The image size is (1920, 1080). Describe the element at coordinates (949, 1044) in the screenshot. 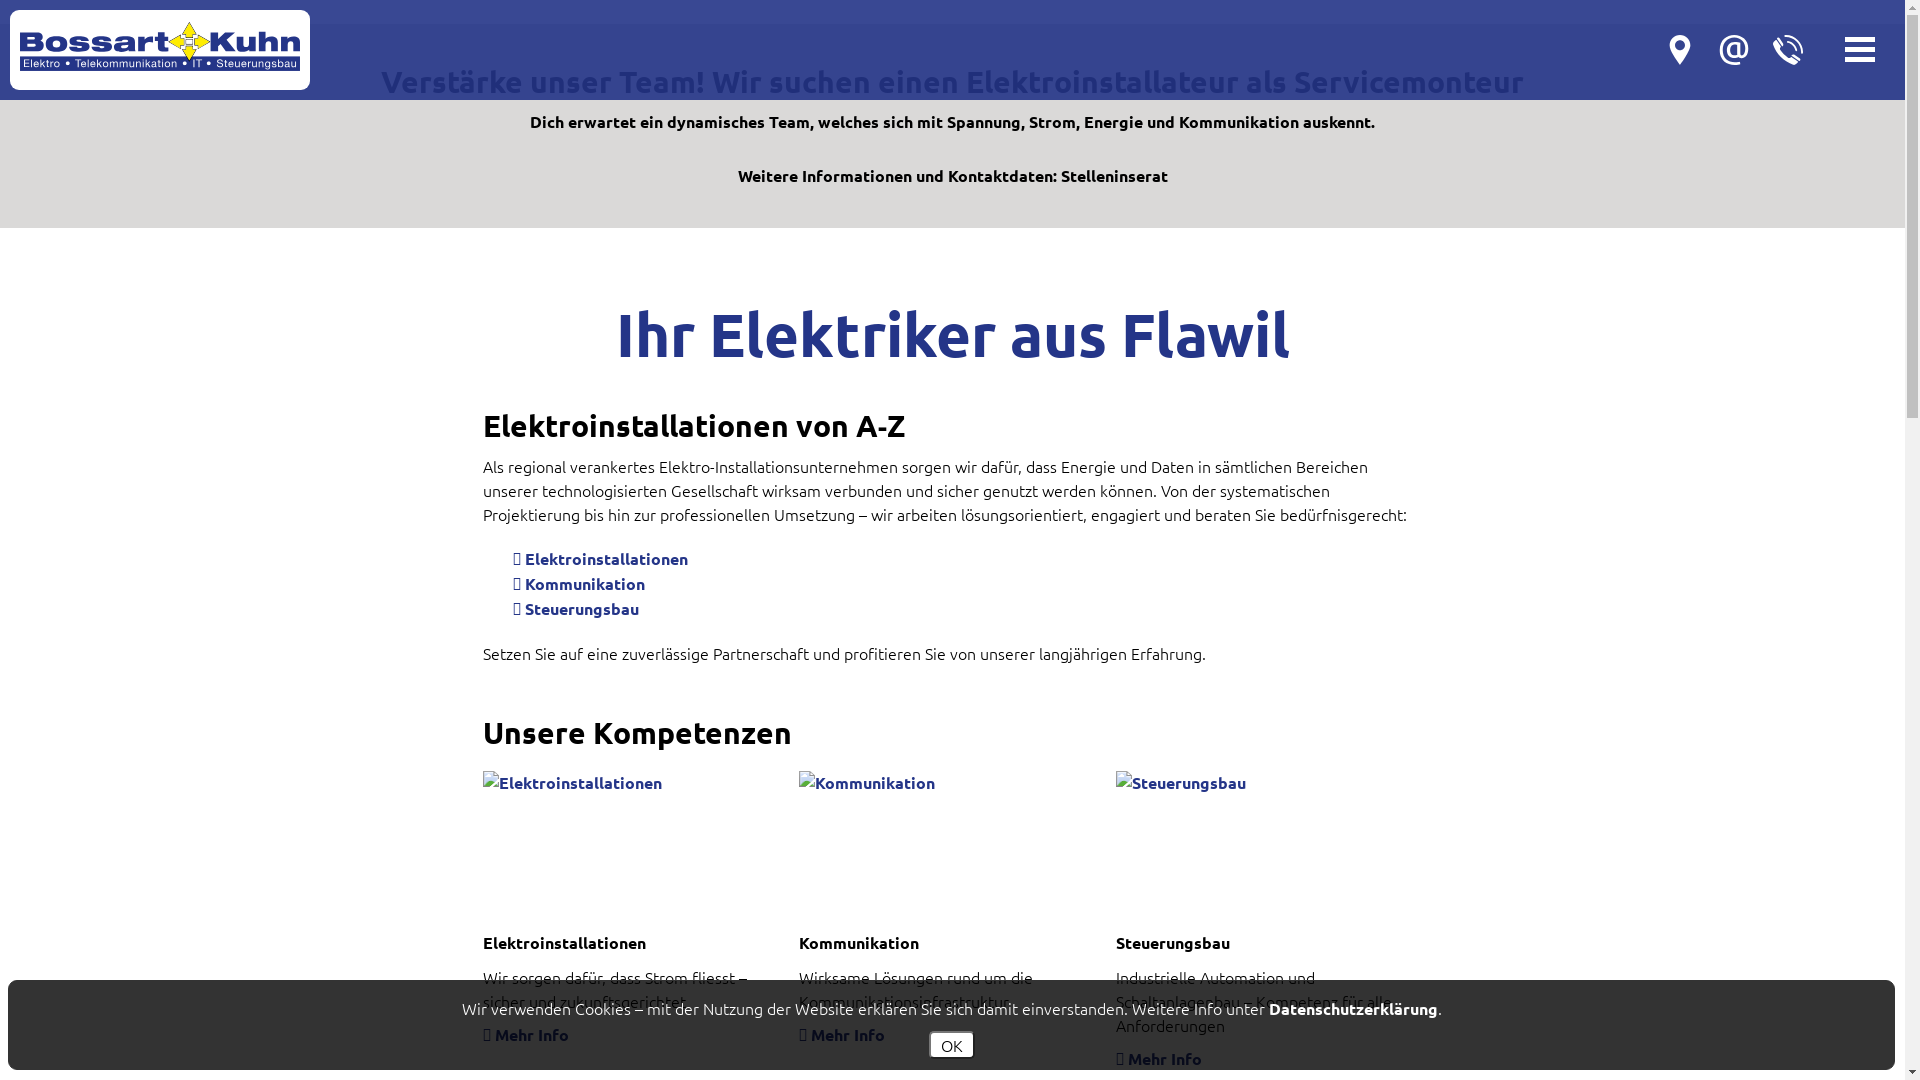

I see `'OK'` at that location.